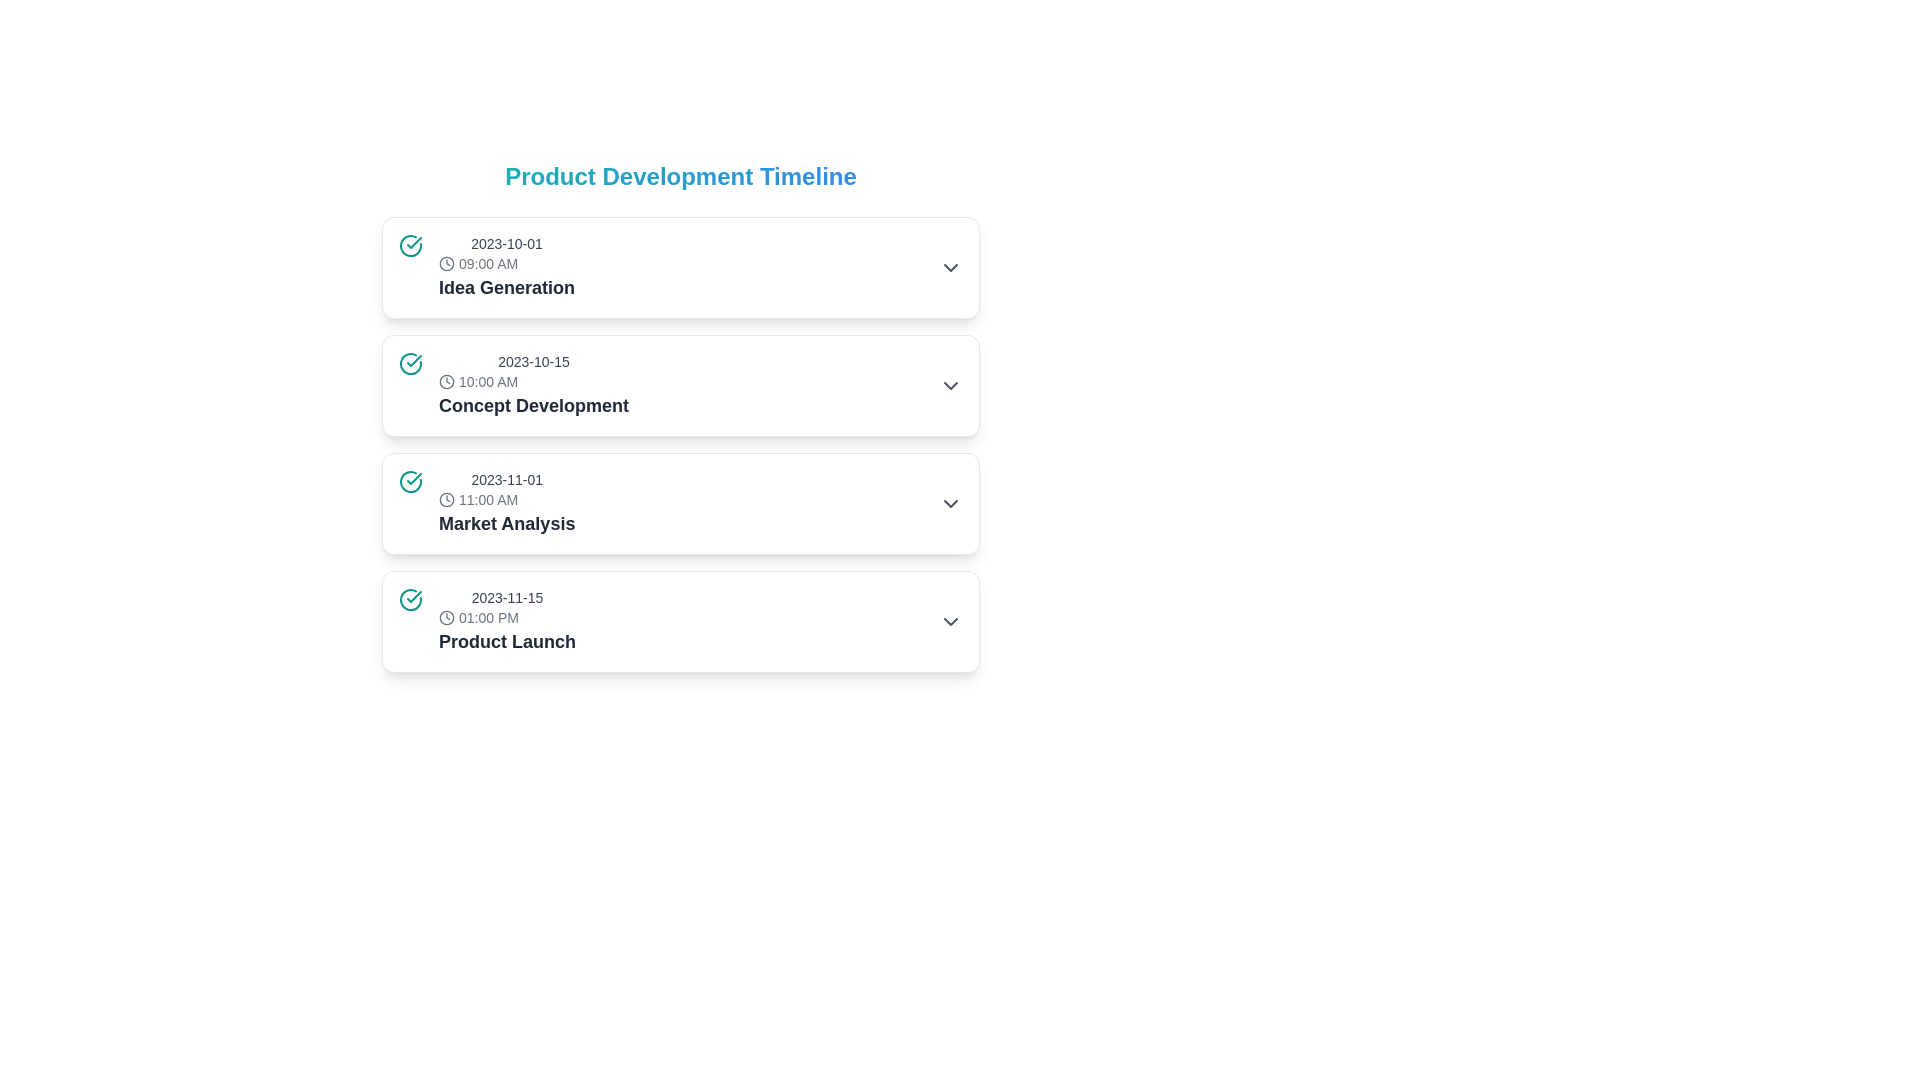 This screenshot has width=1920, height=1080. I want to click on the third Card component in the Product Development Timeline to read the title and timing information, so click(681, 503).